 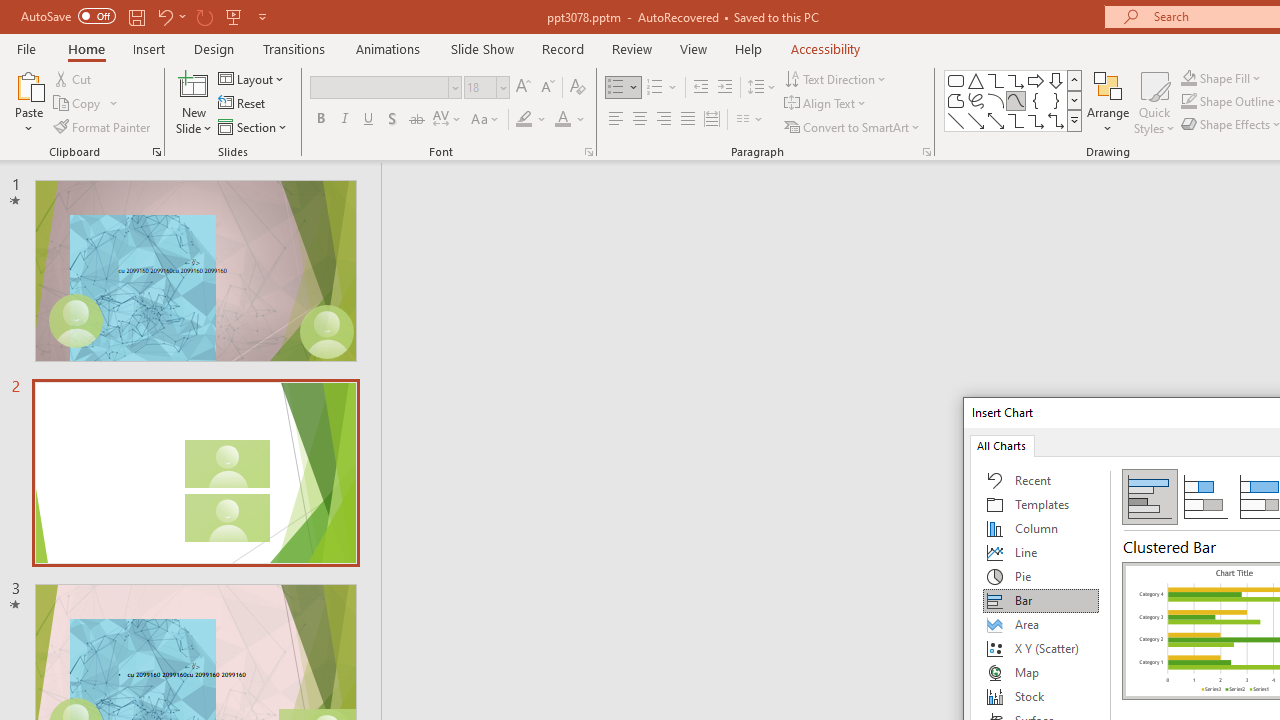 What do you see at coordinates (561, 119) in the screenshot?
I see `'Font Color Red'` at bounding box center [561, 119].